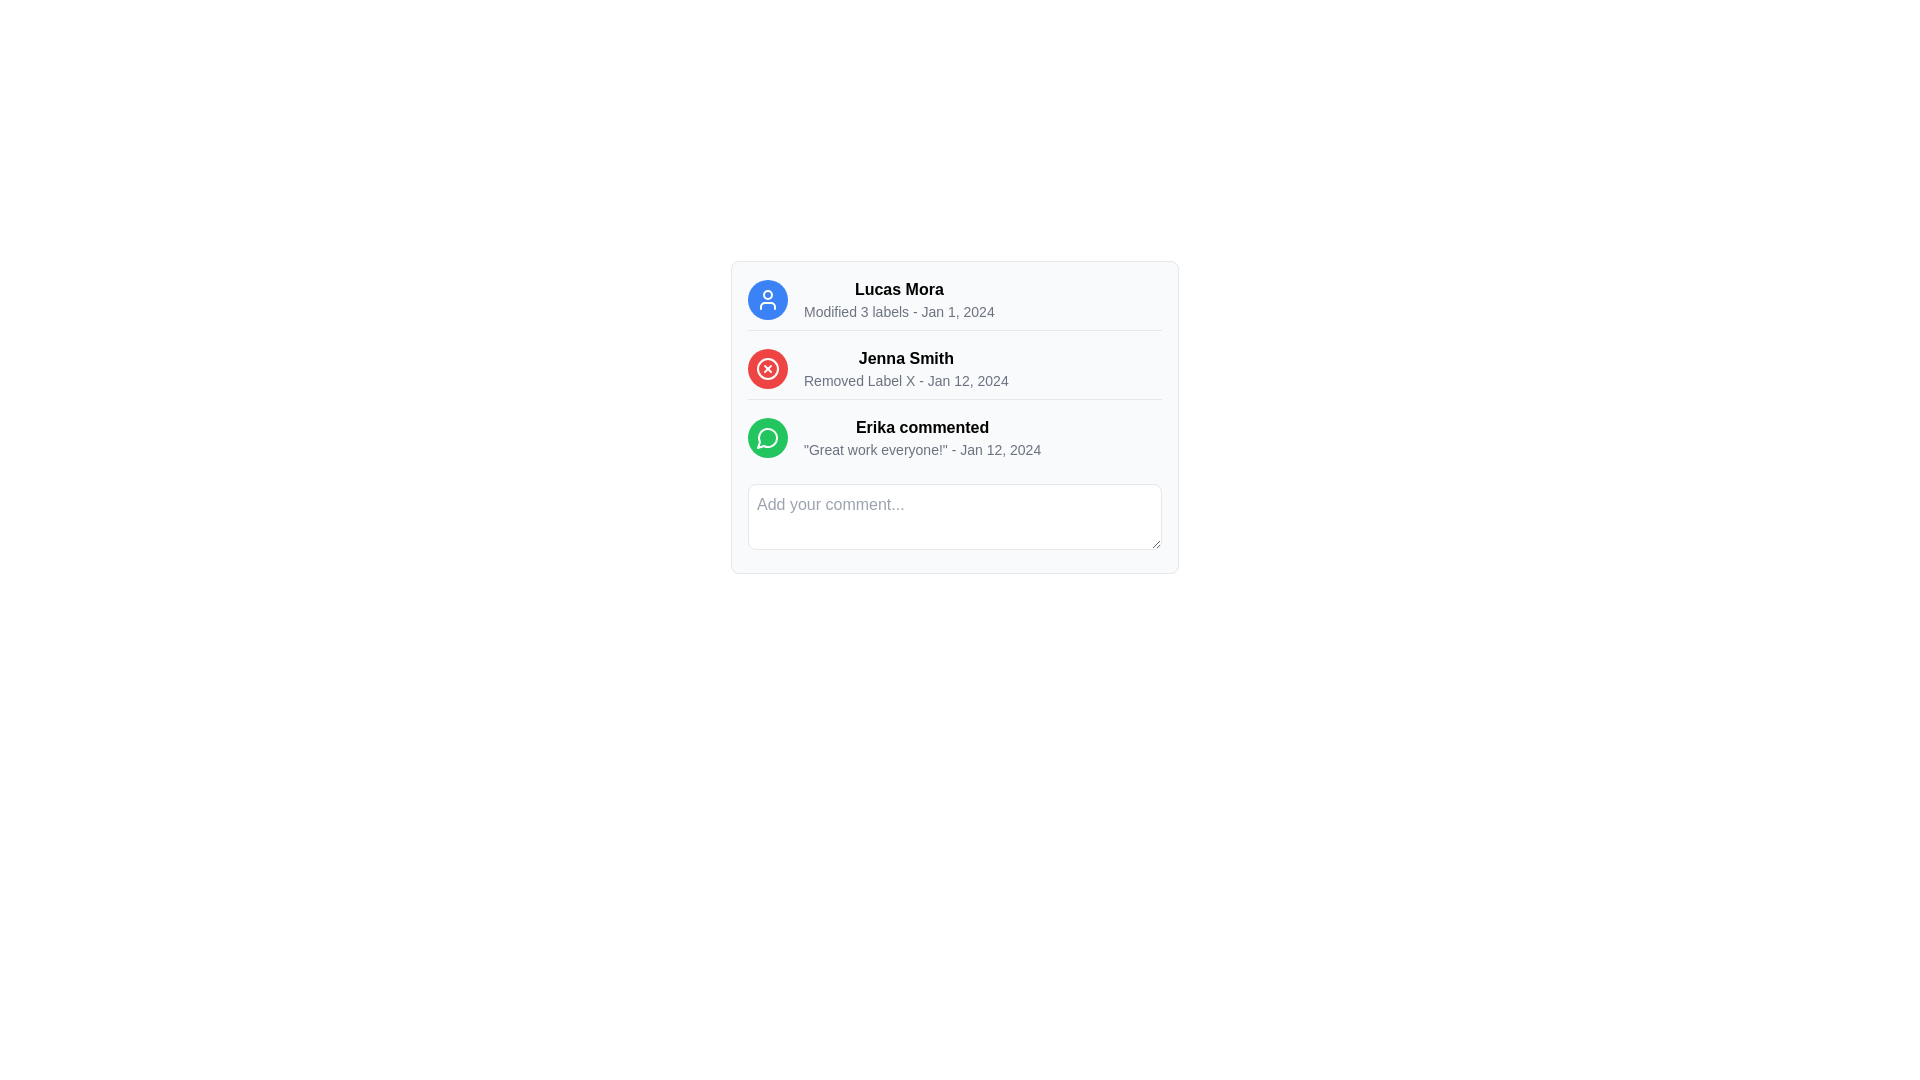 Image resolution: width=1920 pixels, height=1080 pixels. Describe the element at coordinates (905, 357) in the screenshot. I see `the label displaying 'Jenna Smith', which is part of a comment-like display list, positioned between 'Lucas Mora' and 'Erika commented'` at that location.